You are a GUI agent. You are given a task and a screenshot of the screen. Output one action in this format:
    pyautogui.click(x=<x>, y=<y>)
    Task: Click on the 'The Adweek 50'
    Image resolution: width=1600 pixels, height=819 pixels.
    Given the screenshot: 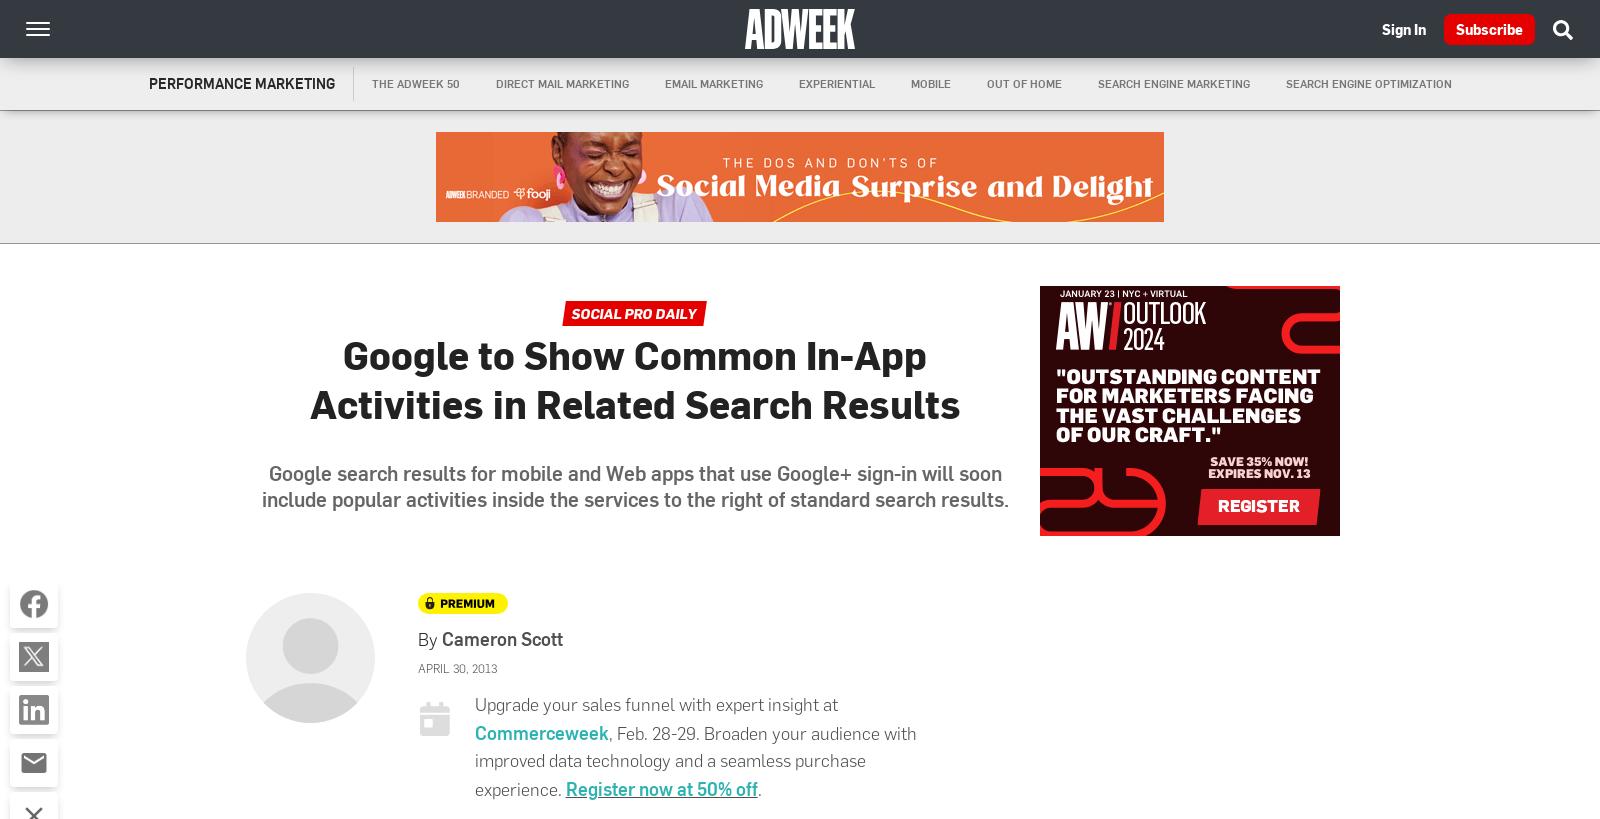 What is the action you would take?
    pyautogui.click(x=414, y=83)
    